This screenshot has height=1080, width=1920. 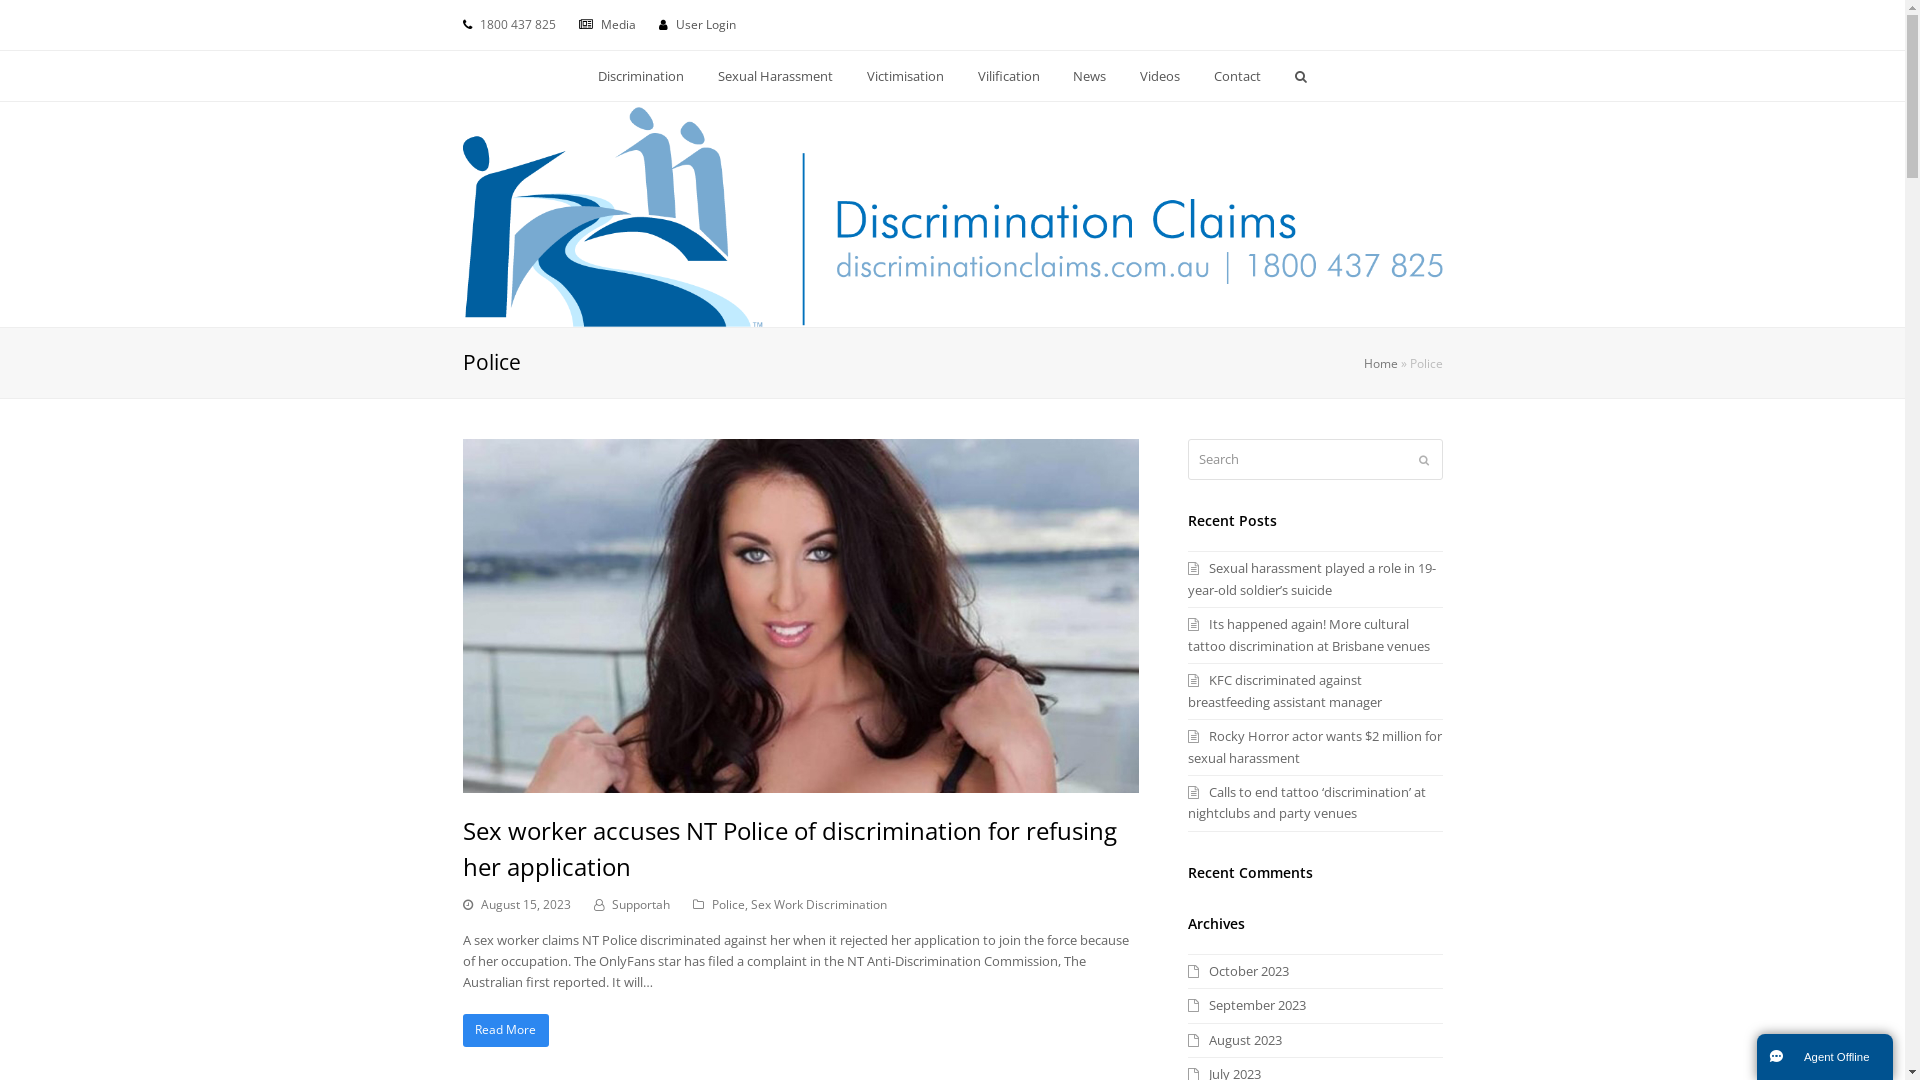 What do you see at coordinates (961, 75) in the screenshot?
I see `'Vilification'` at bounding box center [961, 75].